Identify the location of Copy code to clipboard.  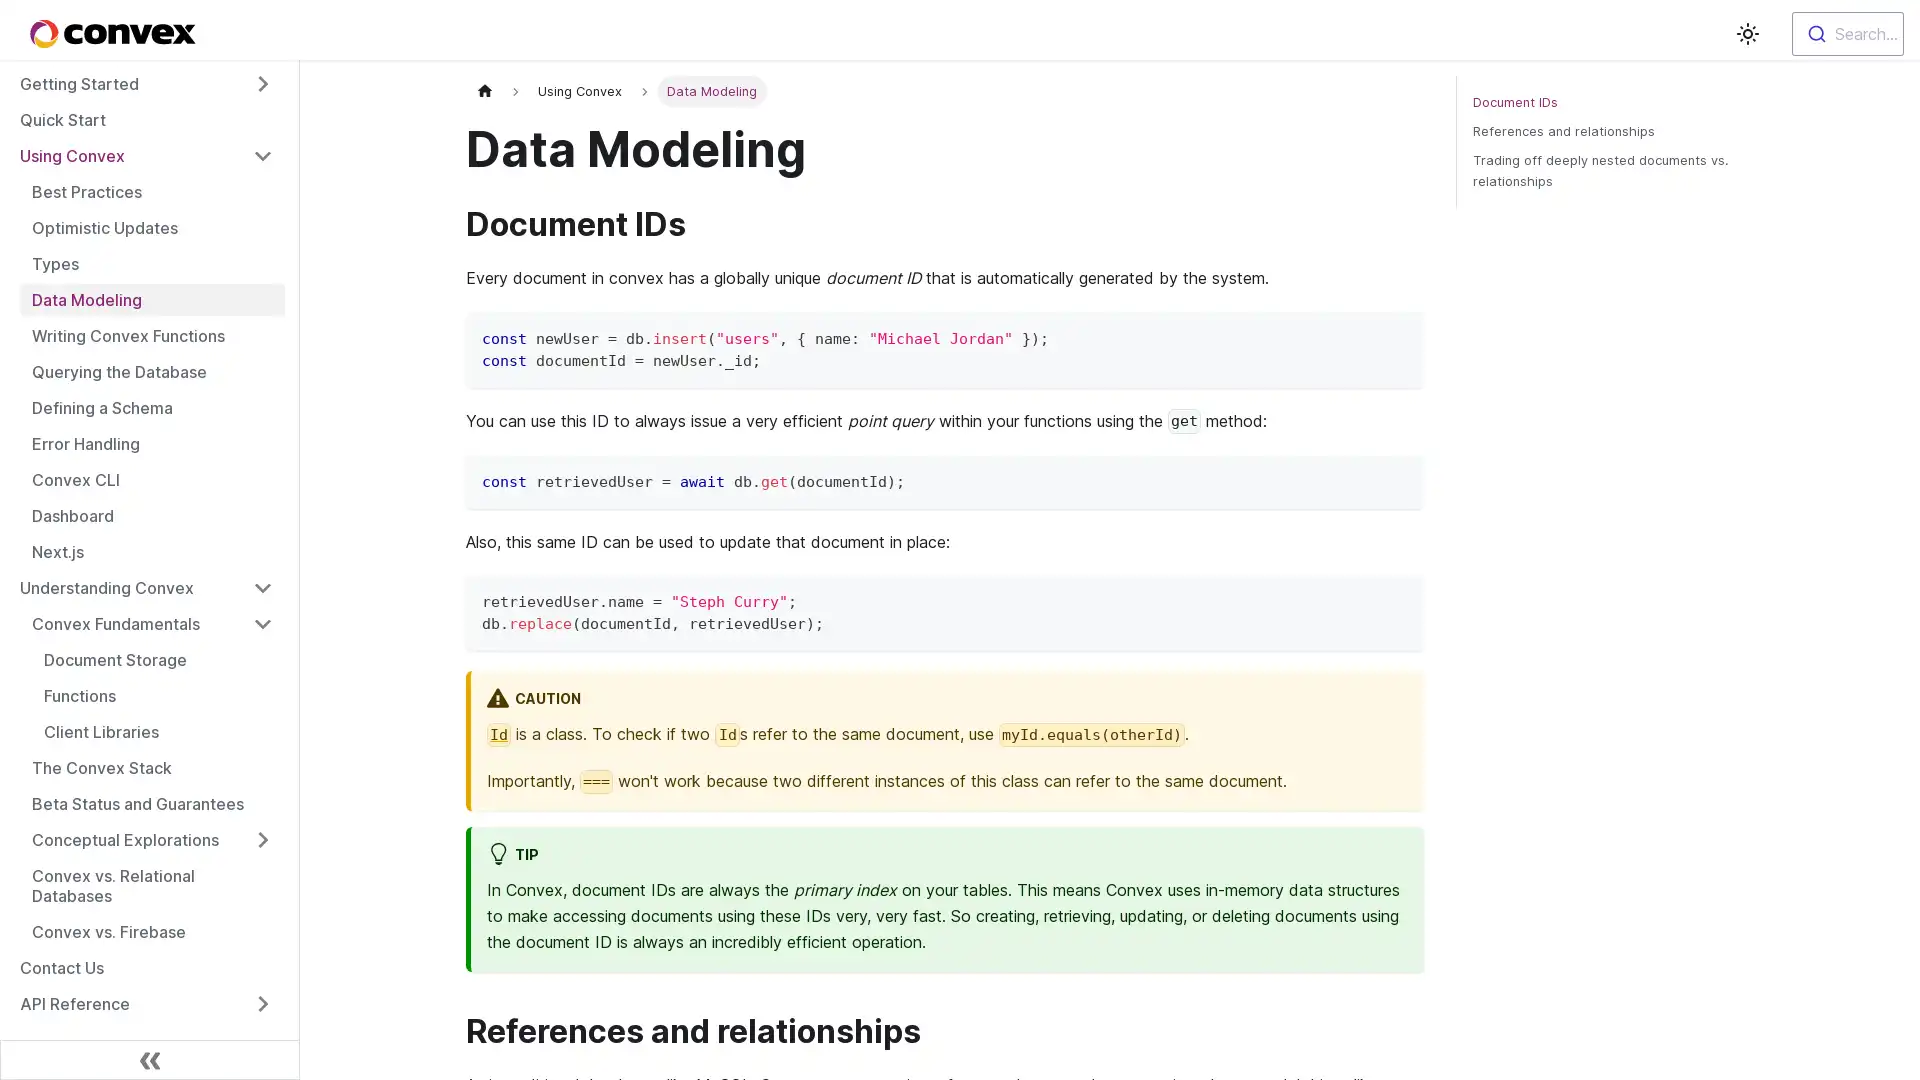
(1398, 478).